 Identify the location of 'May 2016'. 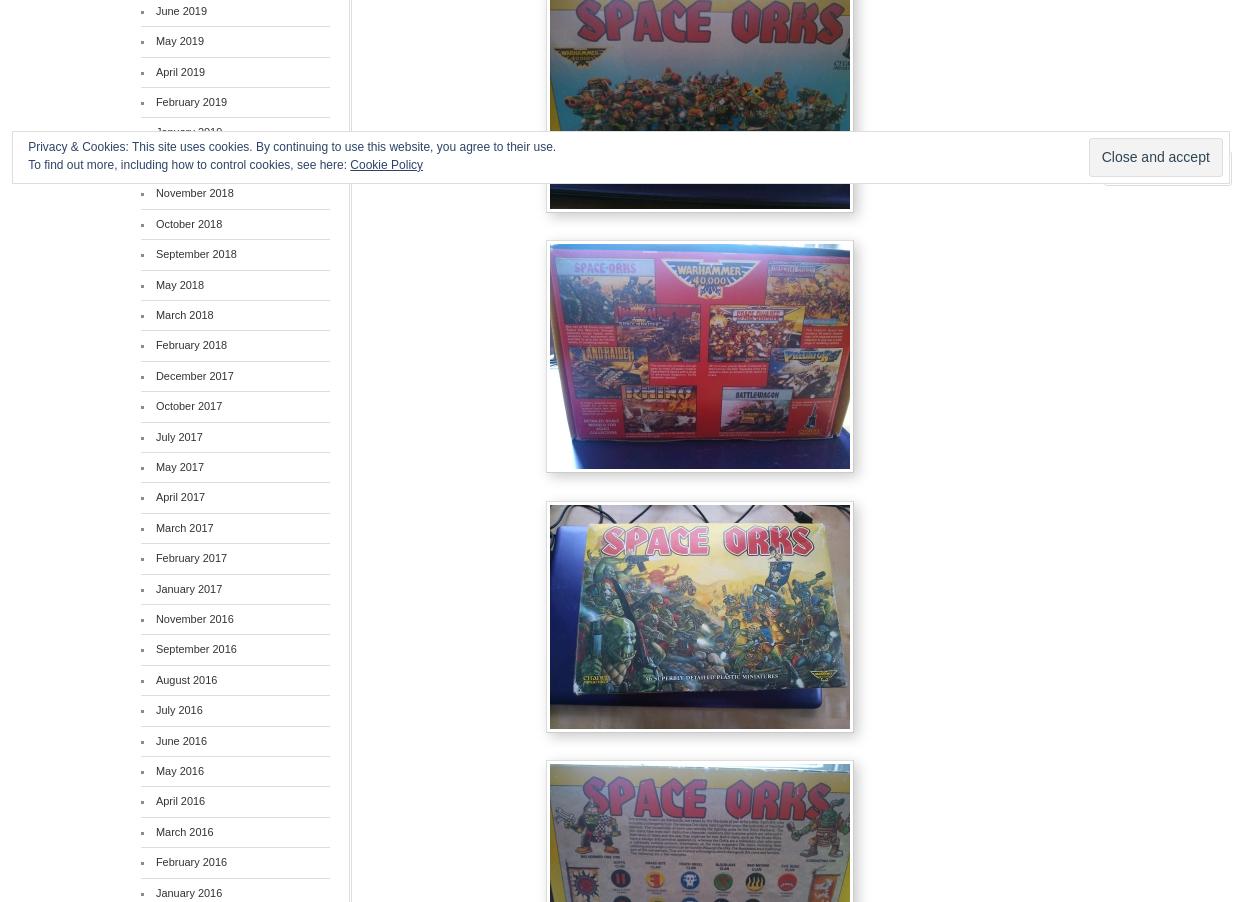
(177, 770).